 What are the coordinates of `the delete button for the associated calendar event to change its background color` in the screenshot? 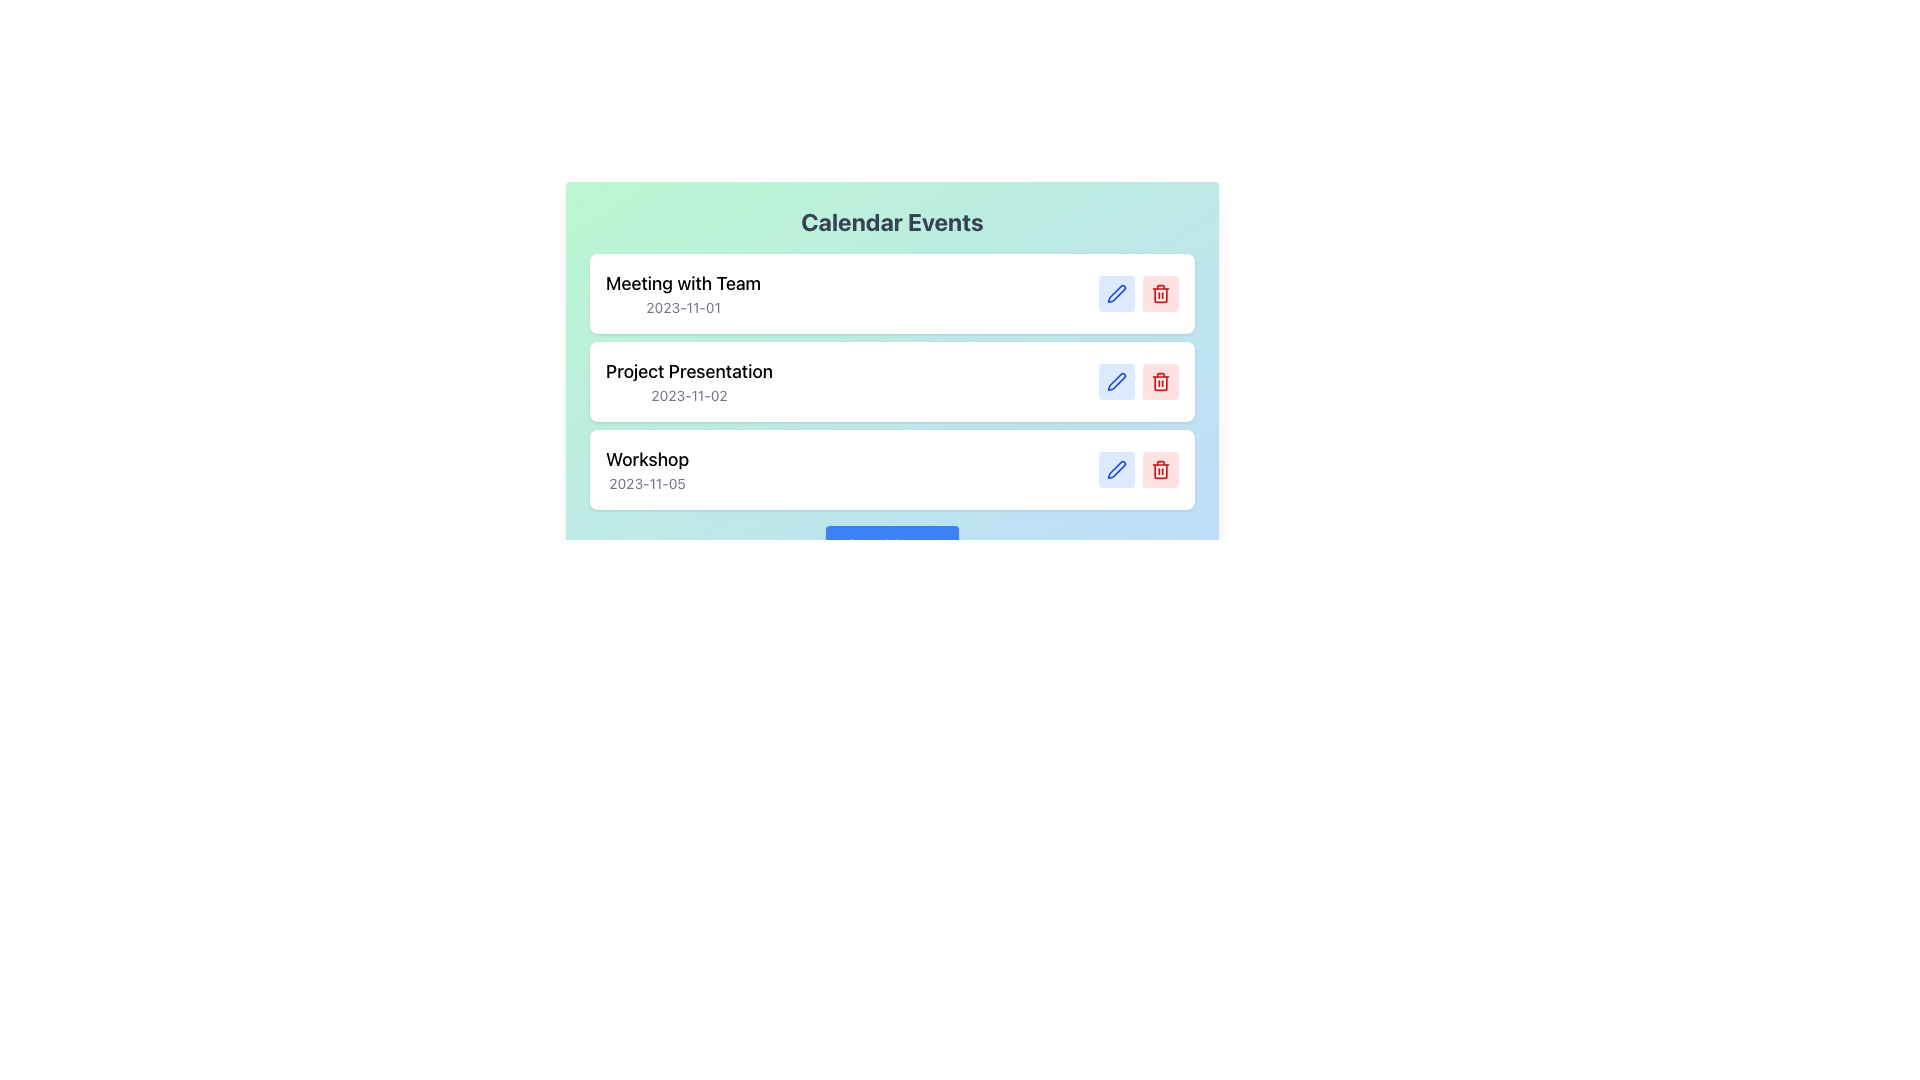 It's located at (1161, 470).